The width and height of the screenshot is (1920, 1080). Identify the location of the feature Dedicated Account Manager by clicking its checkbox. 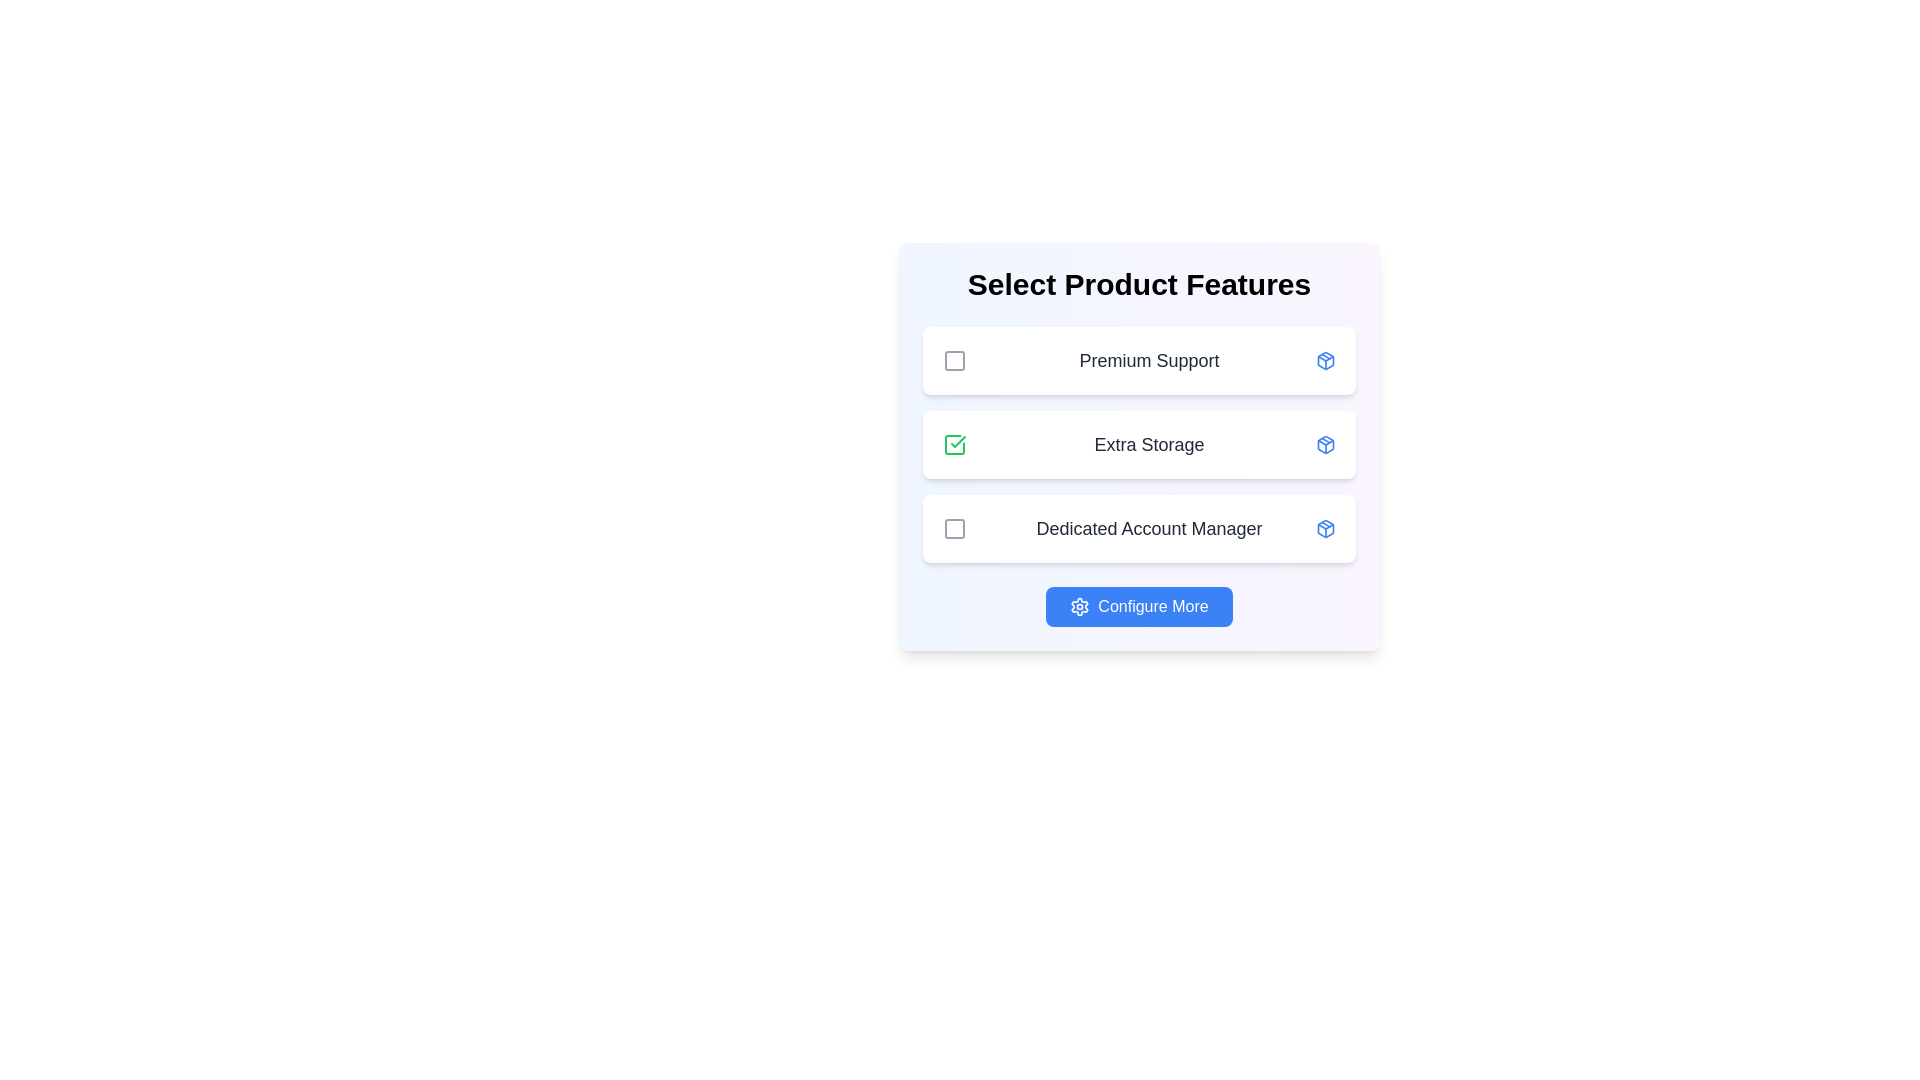
(954, 527).